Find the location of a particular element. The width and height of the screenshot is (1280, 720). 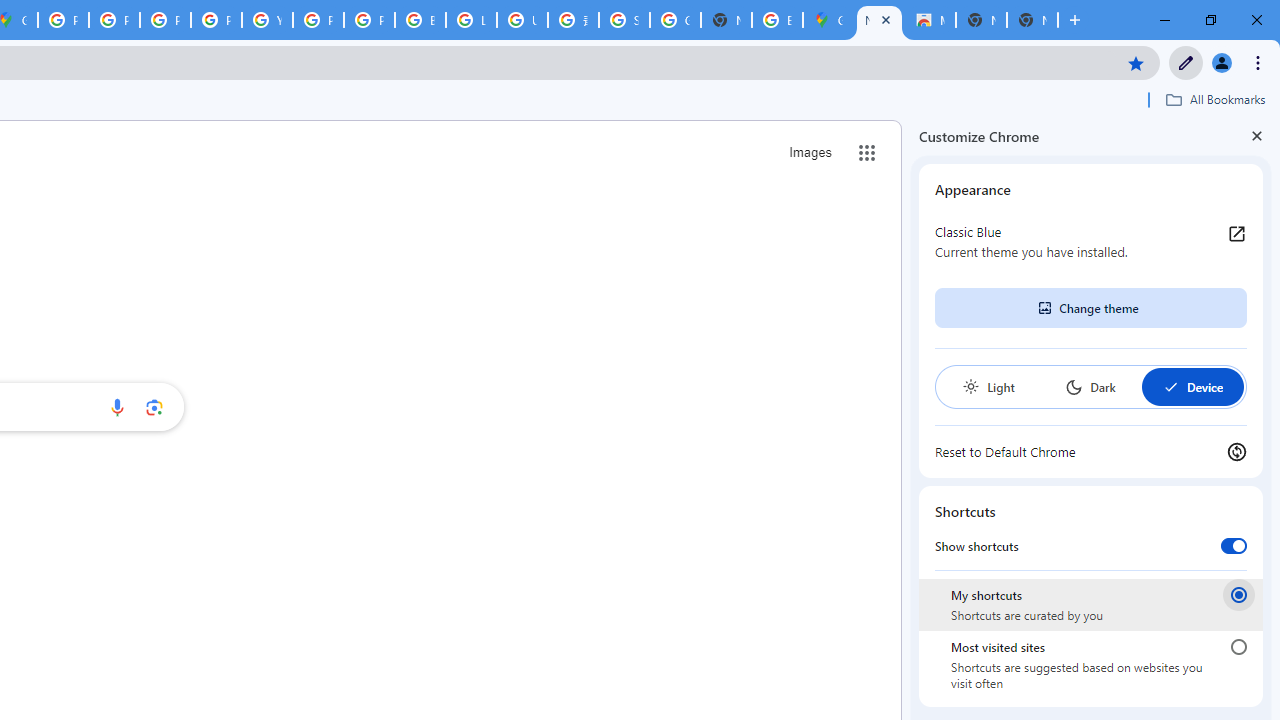

'Change theme' is located at coordinates (1089, 308).